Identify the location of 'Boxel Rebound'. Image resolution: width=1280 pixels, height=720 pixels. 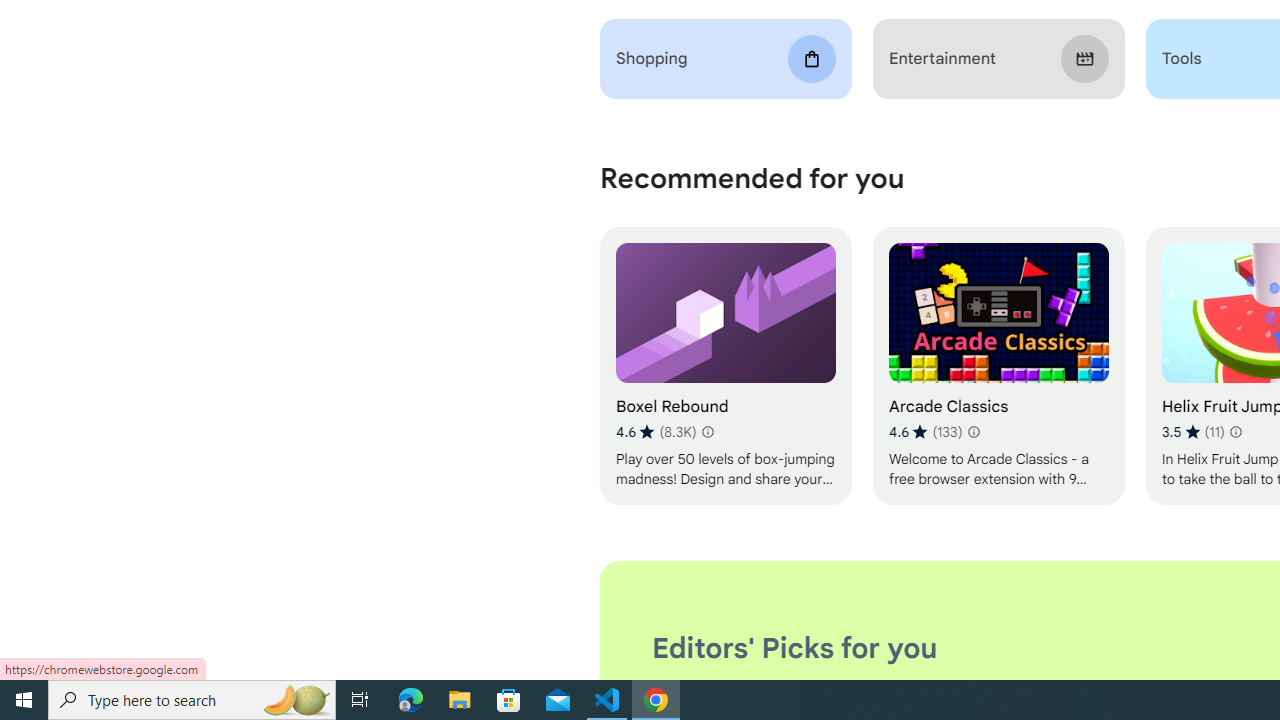
(724, 366).